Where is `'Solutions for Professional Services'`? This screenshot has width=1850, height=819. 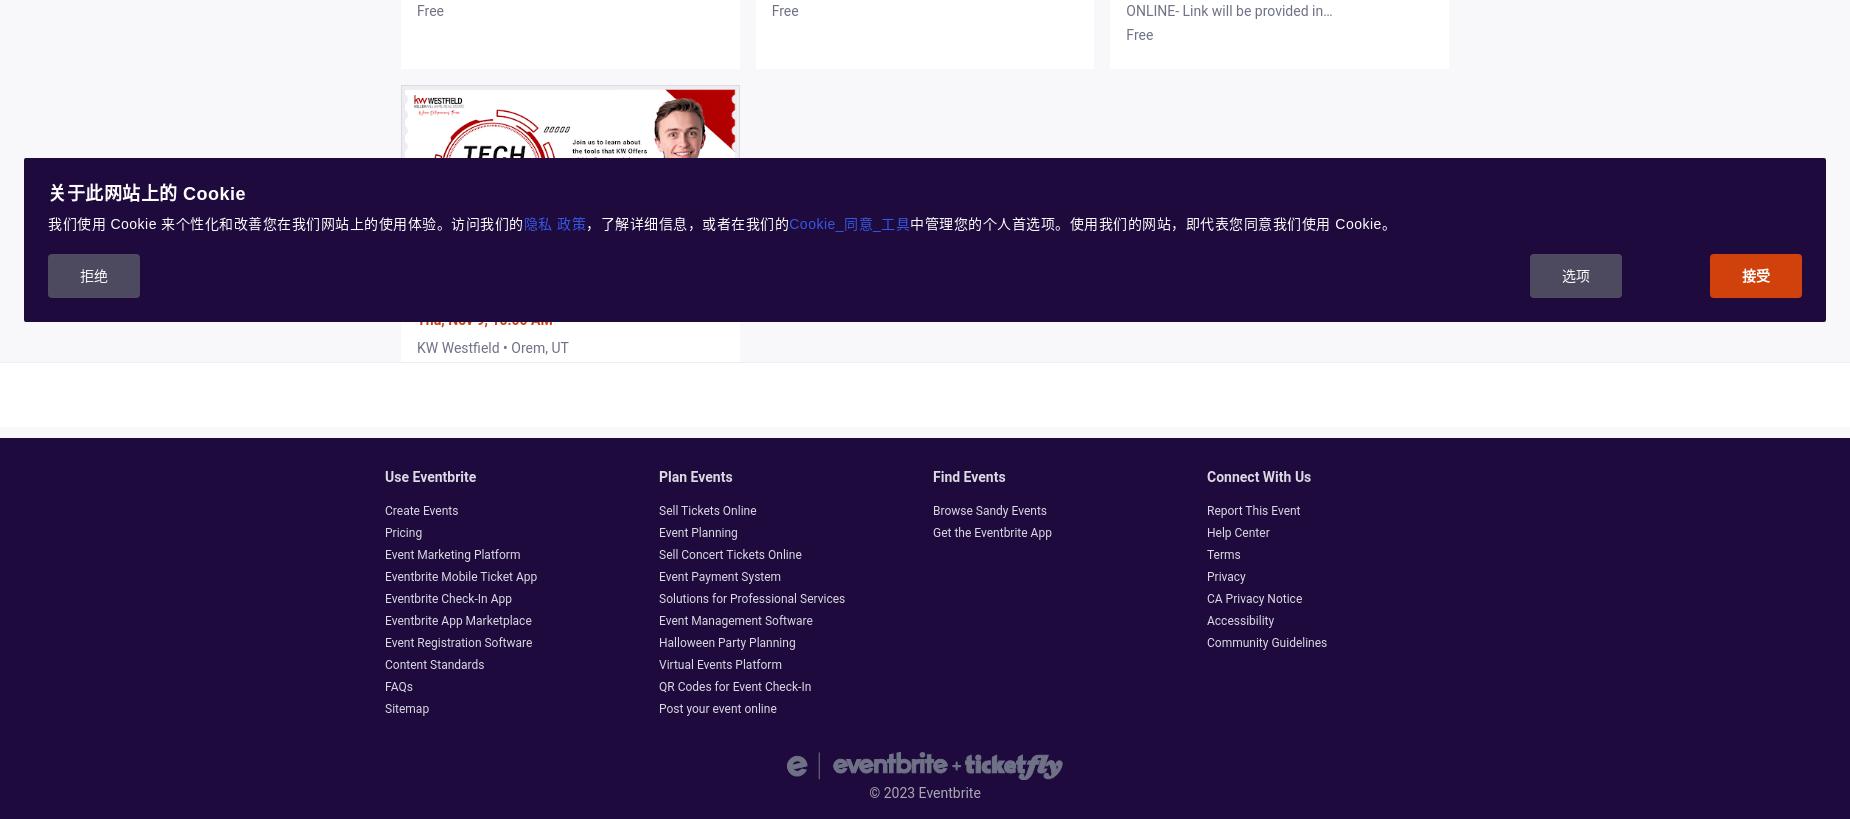
'Solutions for Professional Services' is located at coordinates (752, 598).